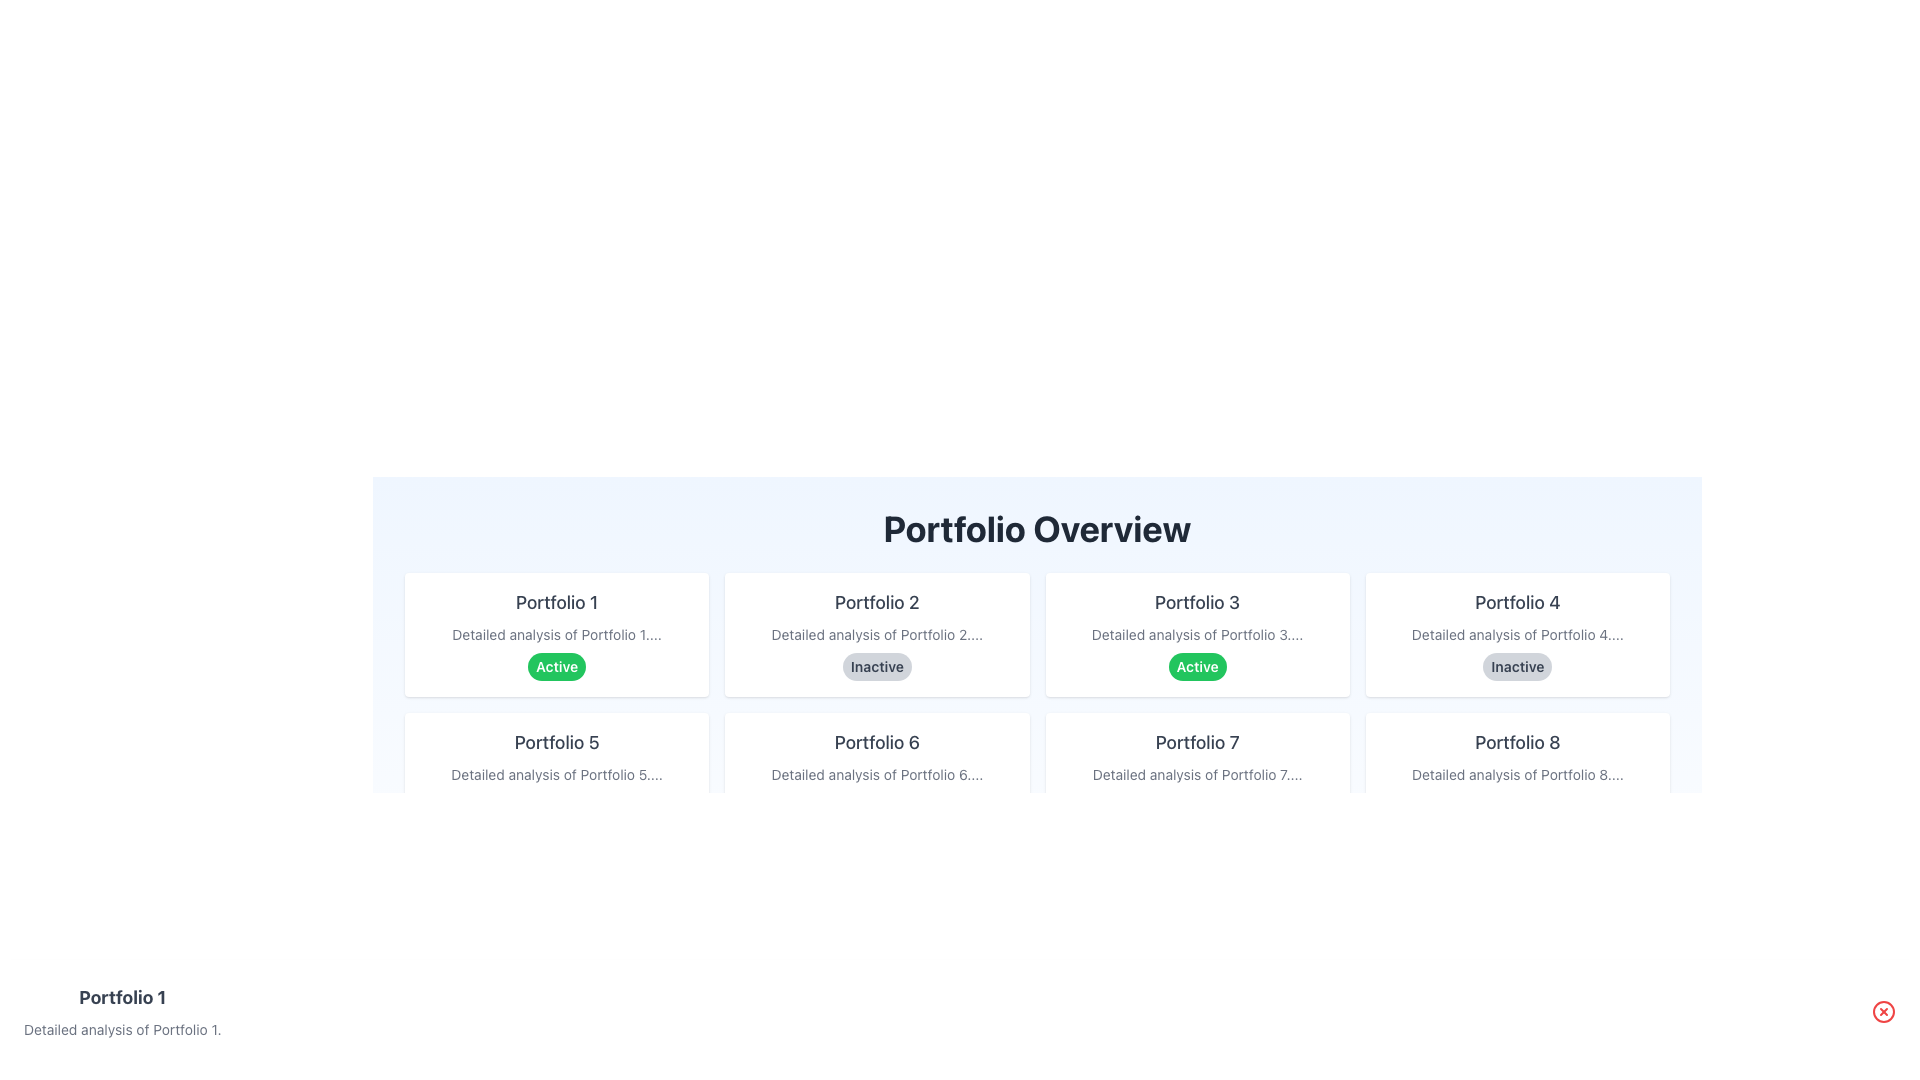 This screenshot has height=1080, width=1920. I want to click on the informational Text Label providing details about 'Portfolio 7', which is located below the title and above the status indicator in the card layout, so click(1197, 774).